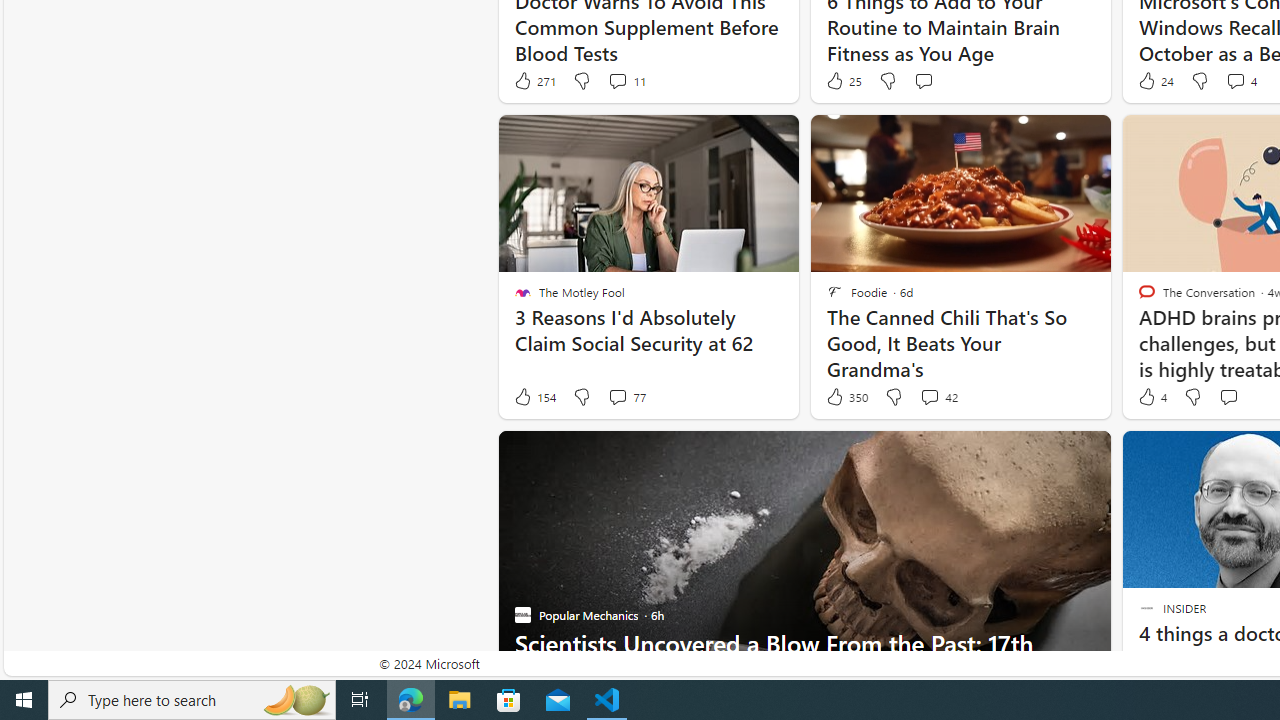 This screenshot has height=720, width=1280. I want to click on '4 Like', so click(1151, 397).